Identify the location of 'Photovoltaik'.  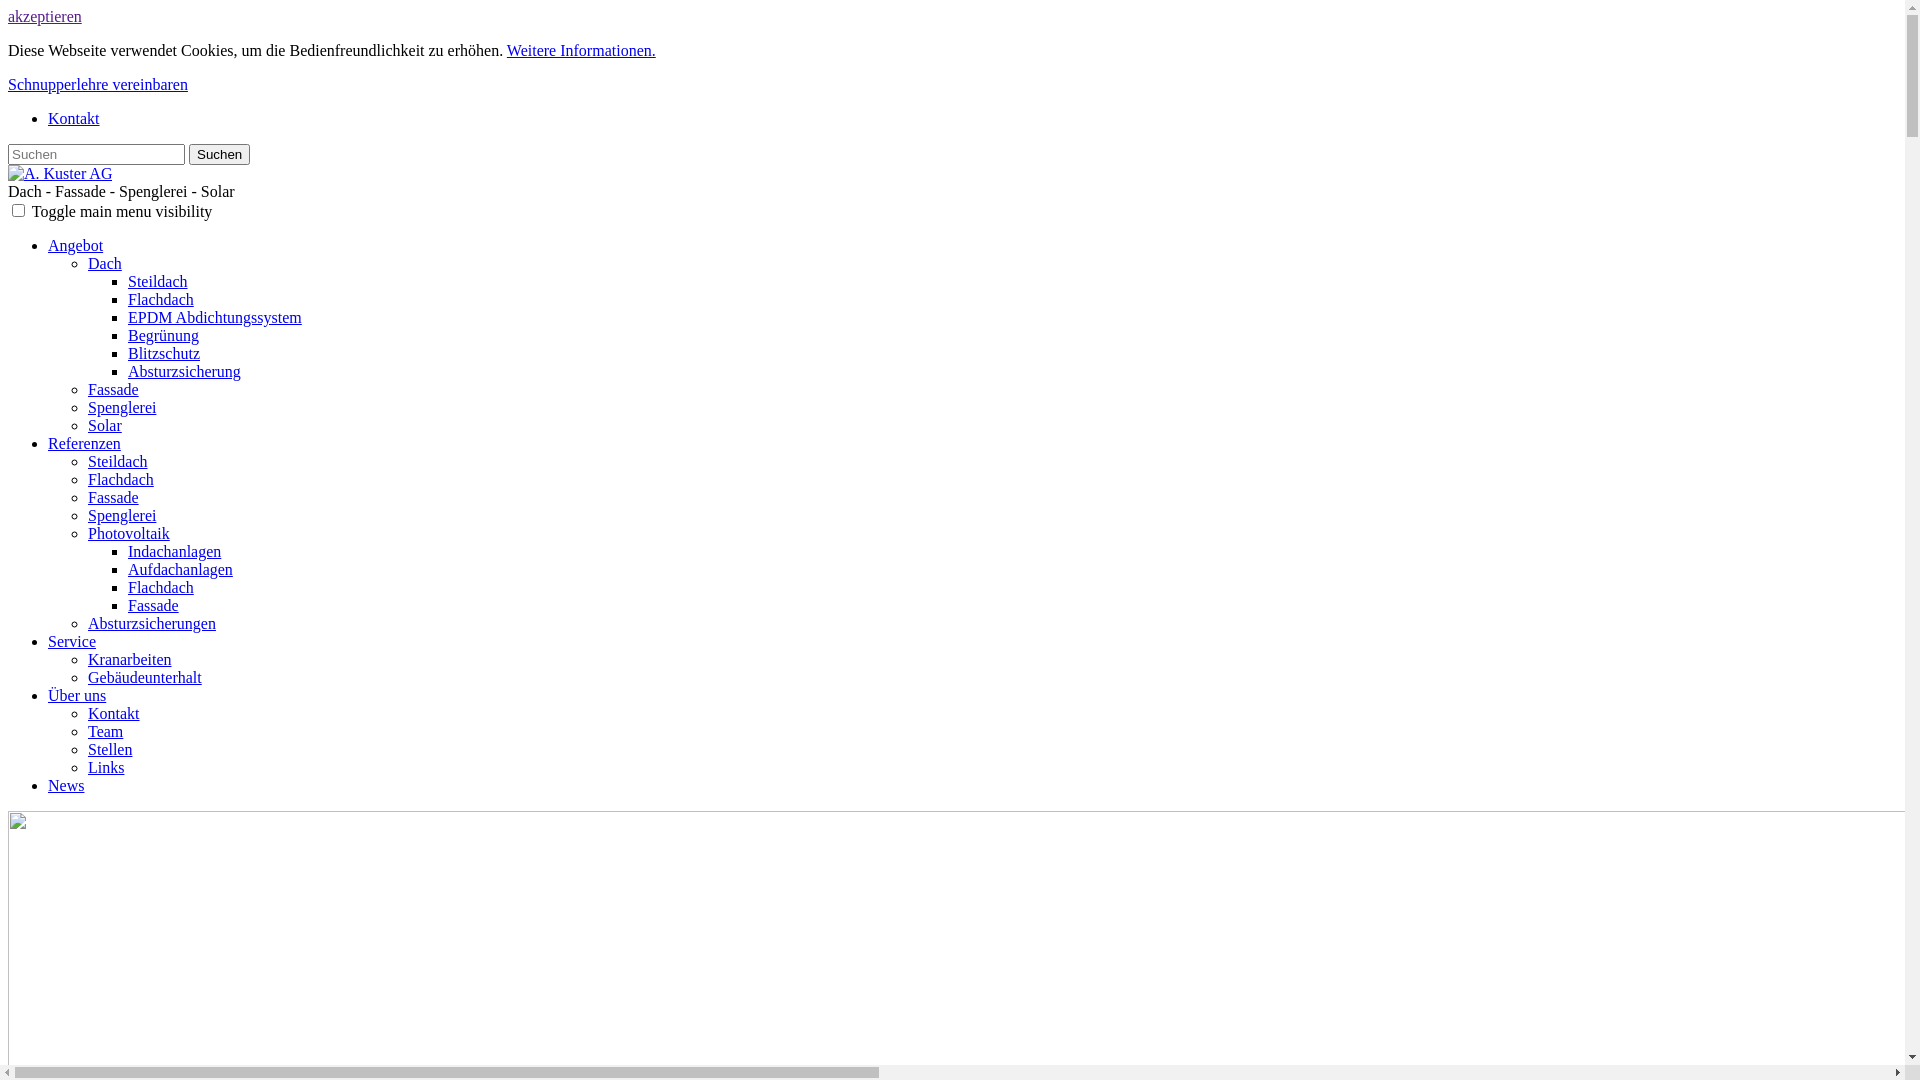
(128, 532).